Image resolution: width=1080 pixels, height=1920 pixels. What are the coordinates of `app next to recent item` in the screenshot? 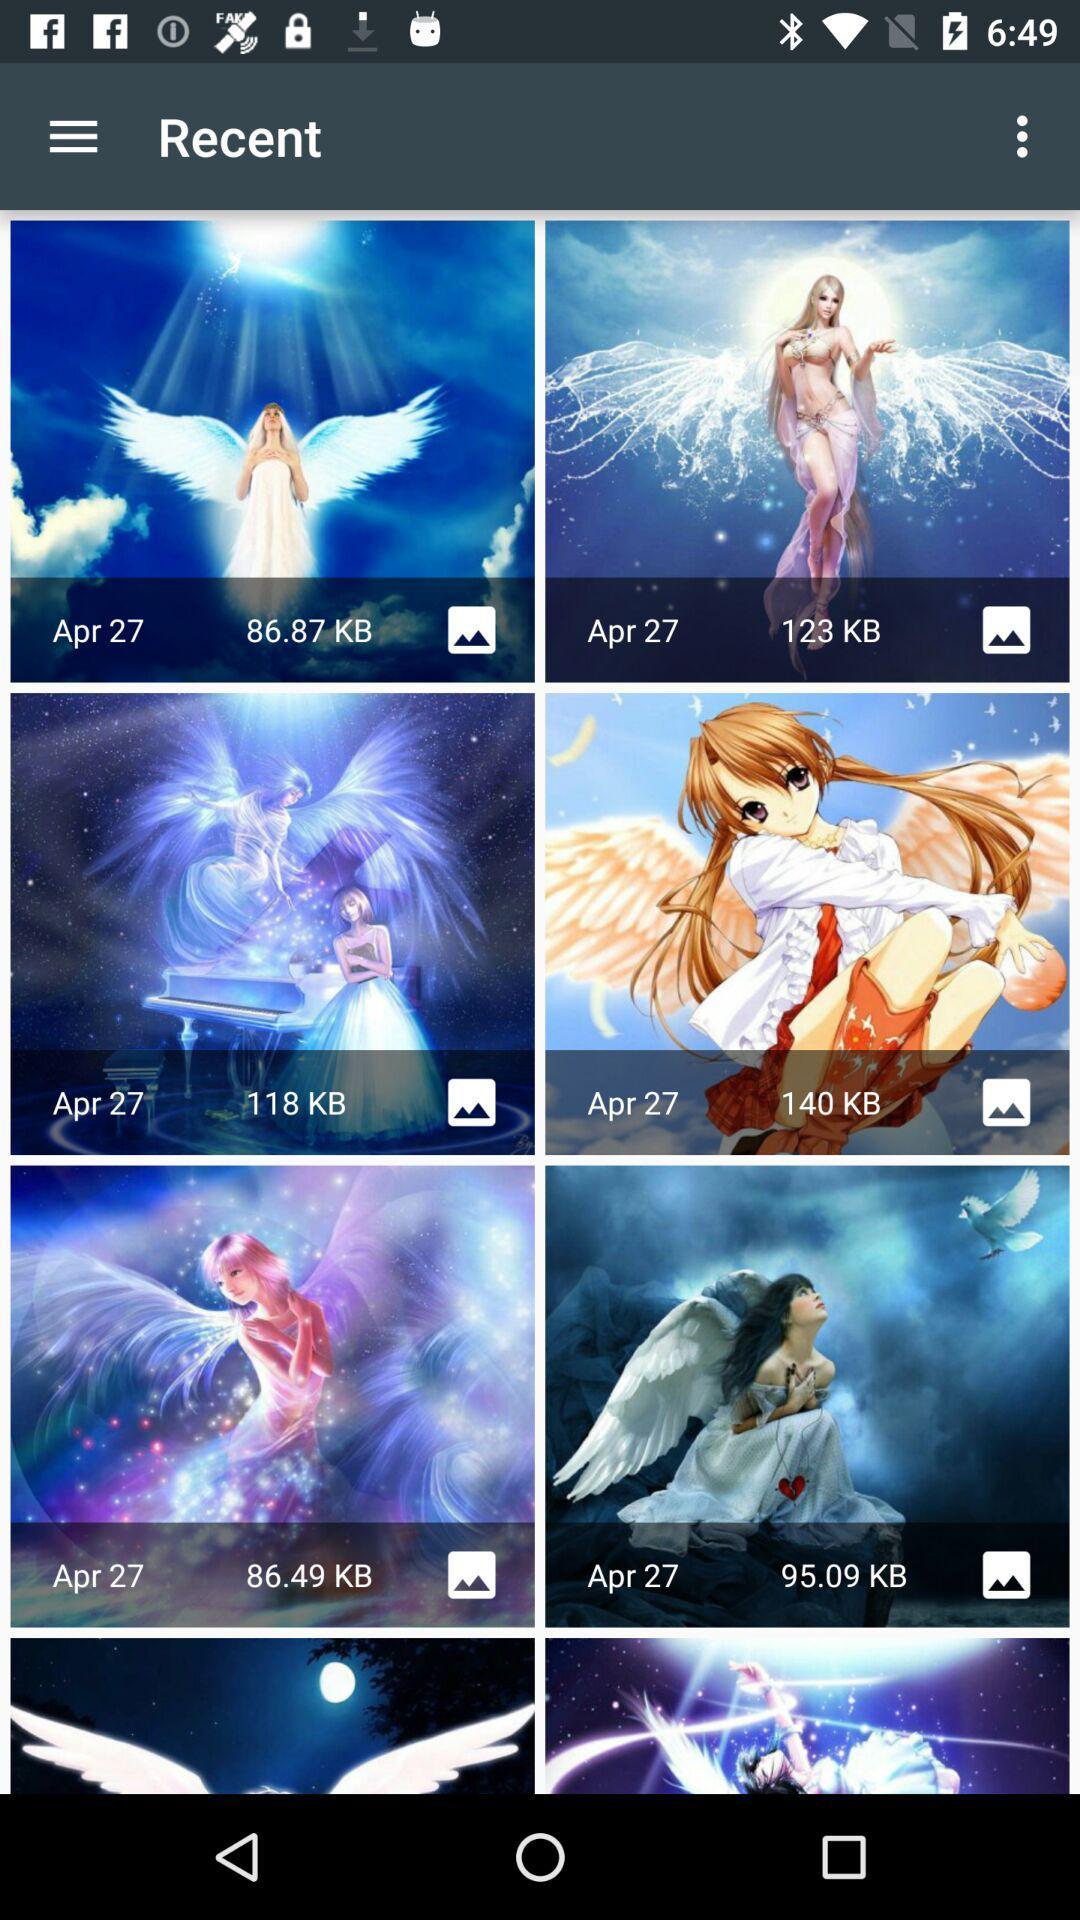 It's located at (1027, 135).